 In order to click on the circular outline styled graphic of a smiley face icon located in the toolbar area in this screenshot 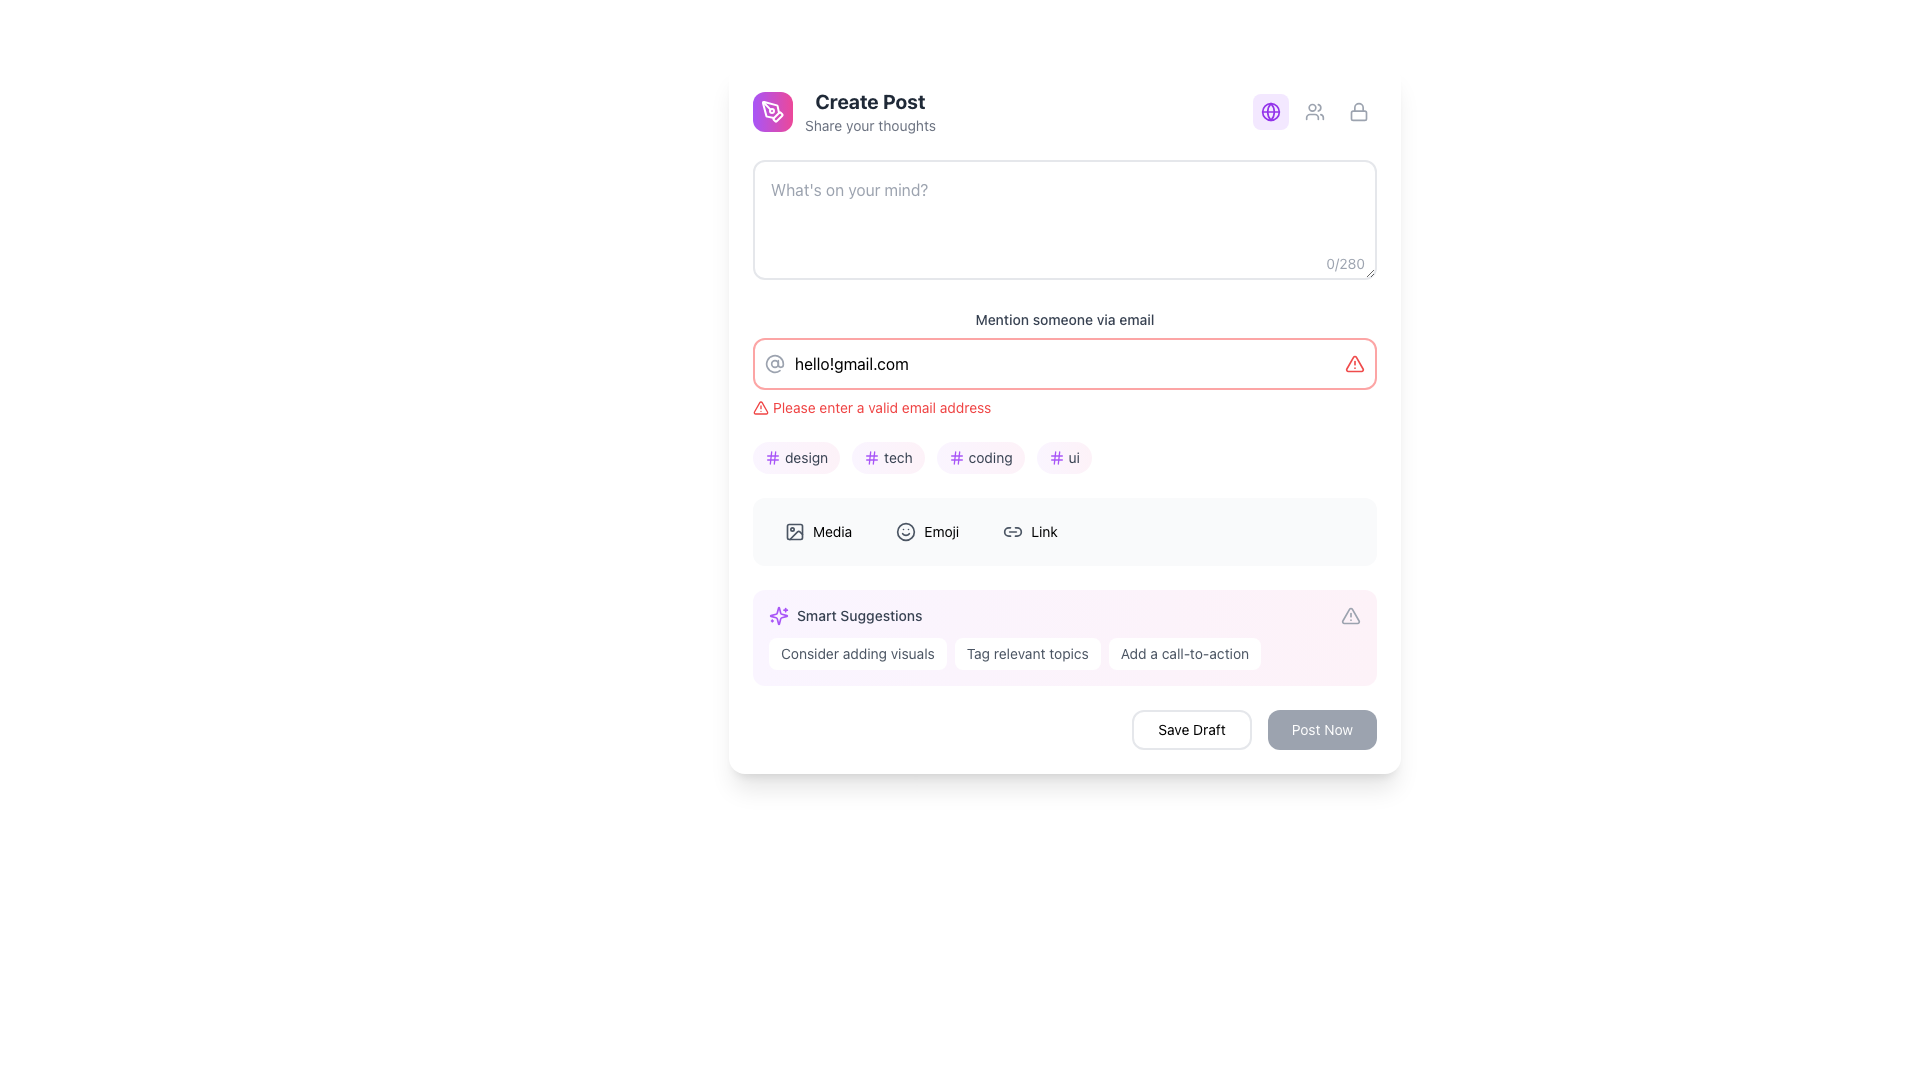, I will do `click(905, 531)`.